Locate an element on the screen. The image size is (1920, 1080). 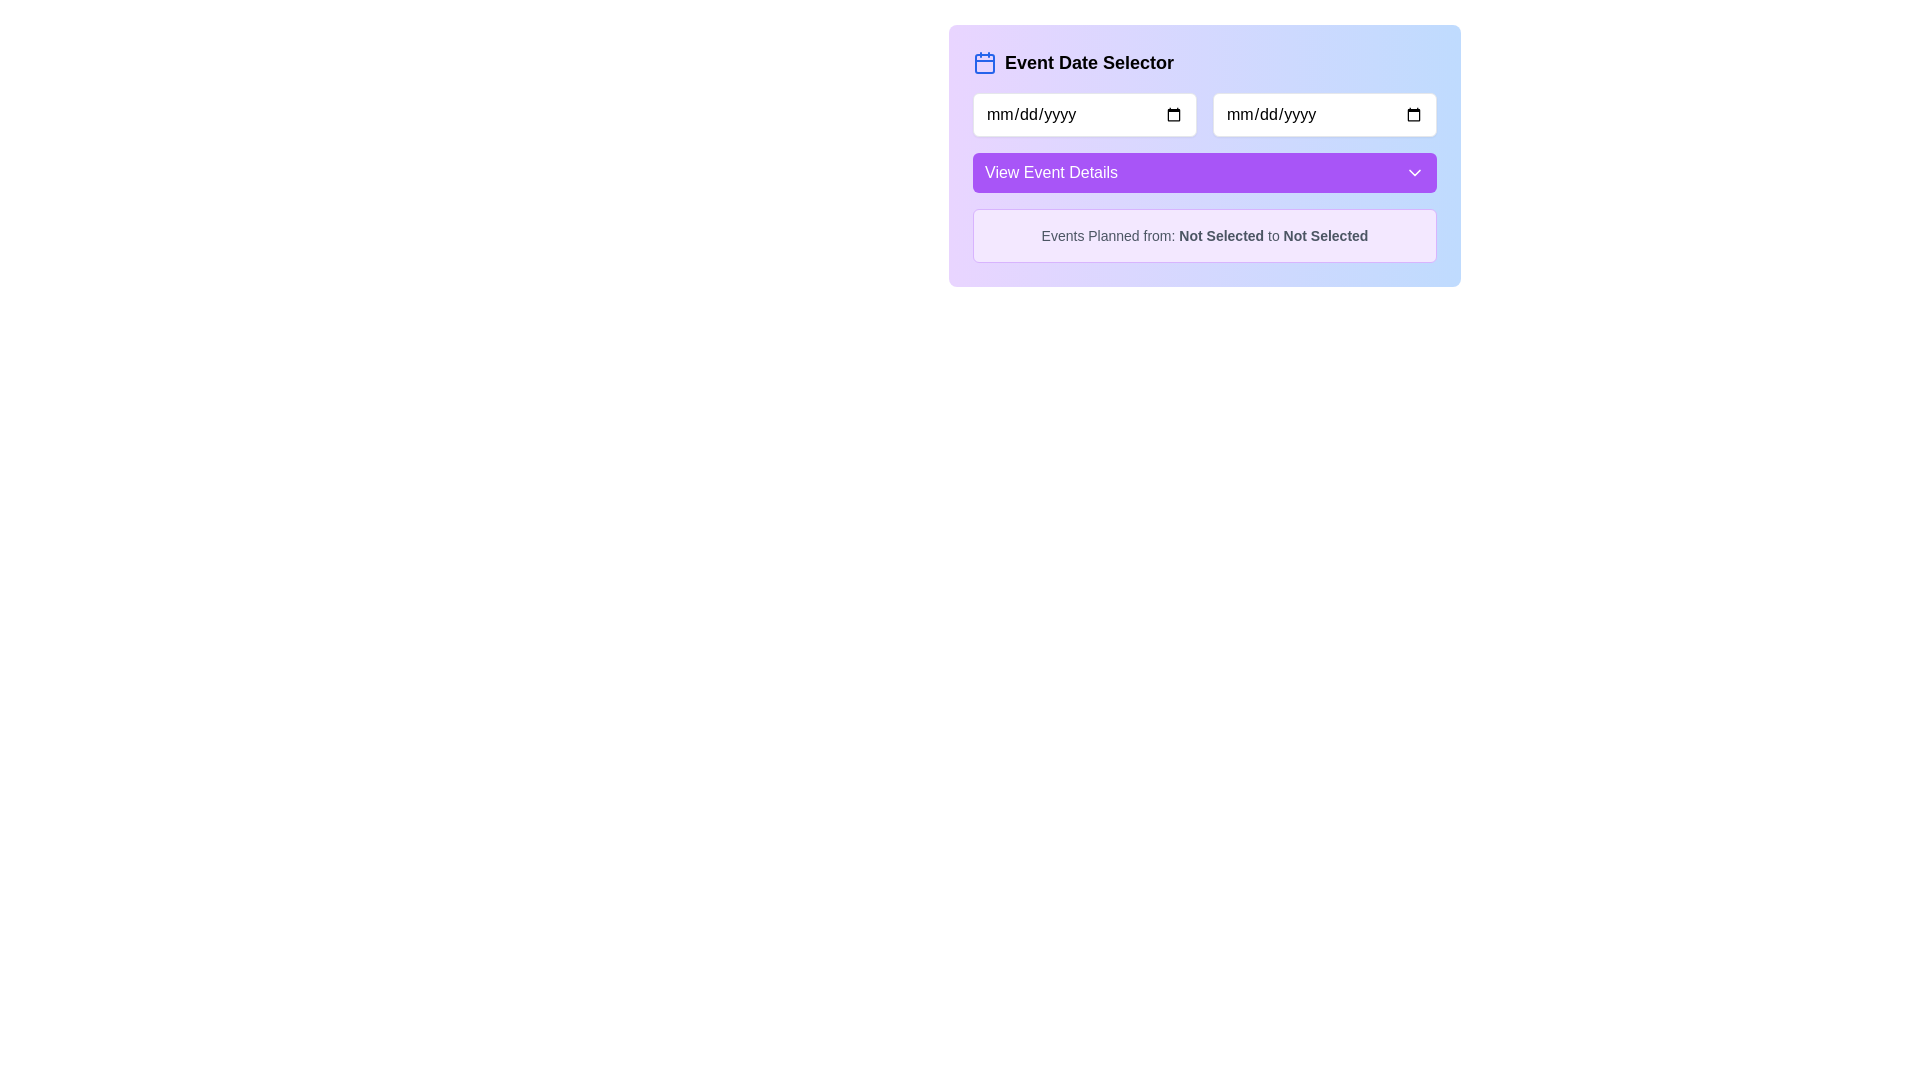
text displayed in the first 'Not Selected' instance of the Text label, which serves as a placeholder indicating no specific data has been chosen yet is located at coordinates (1220, 234).